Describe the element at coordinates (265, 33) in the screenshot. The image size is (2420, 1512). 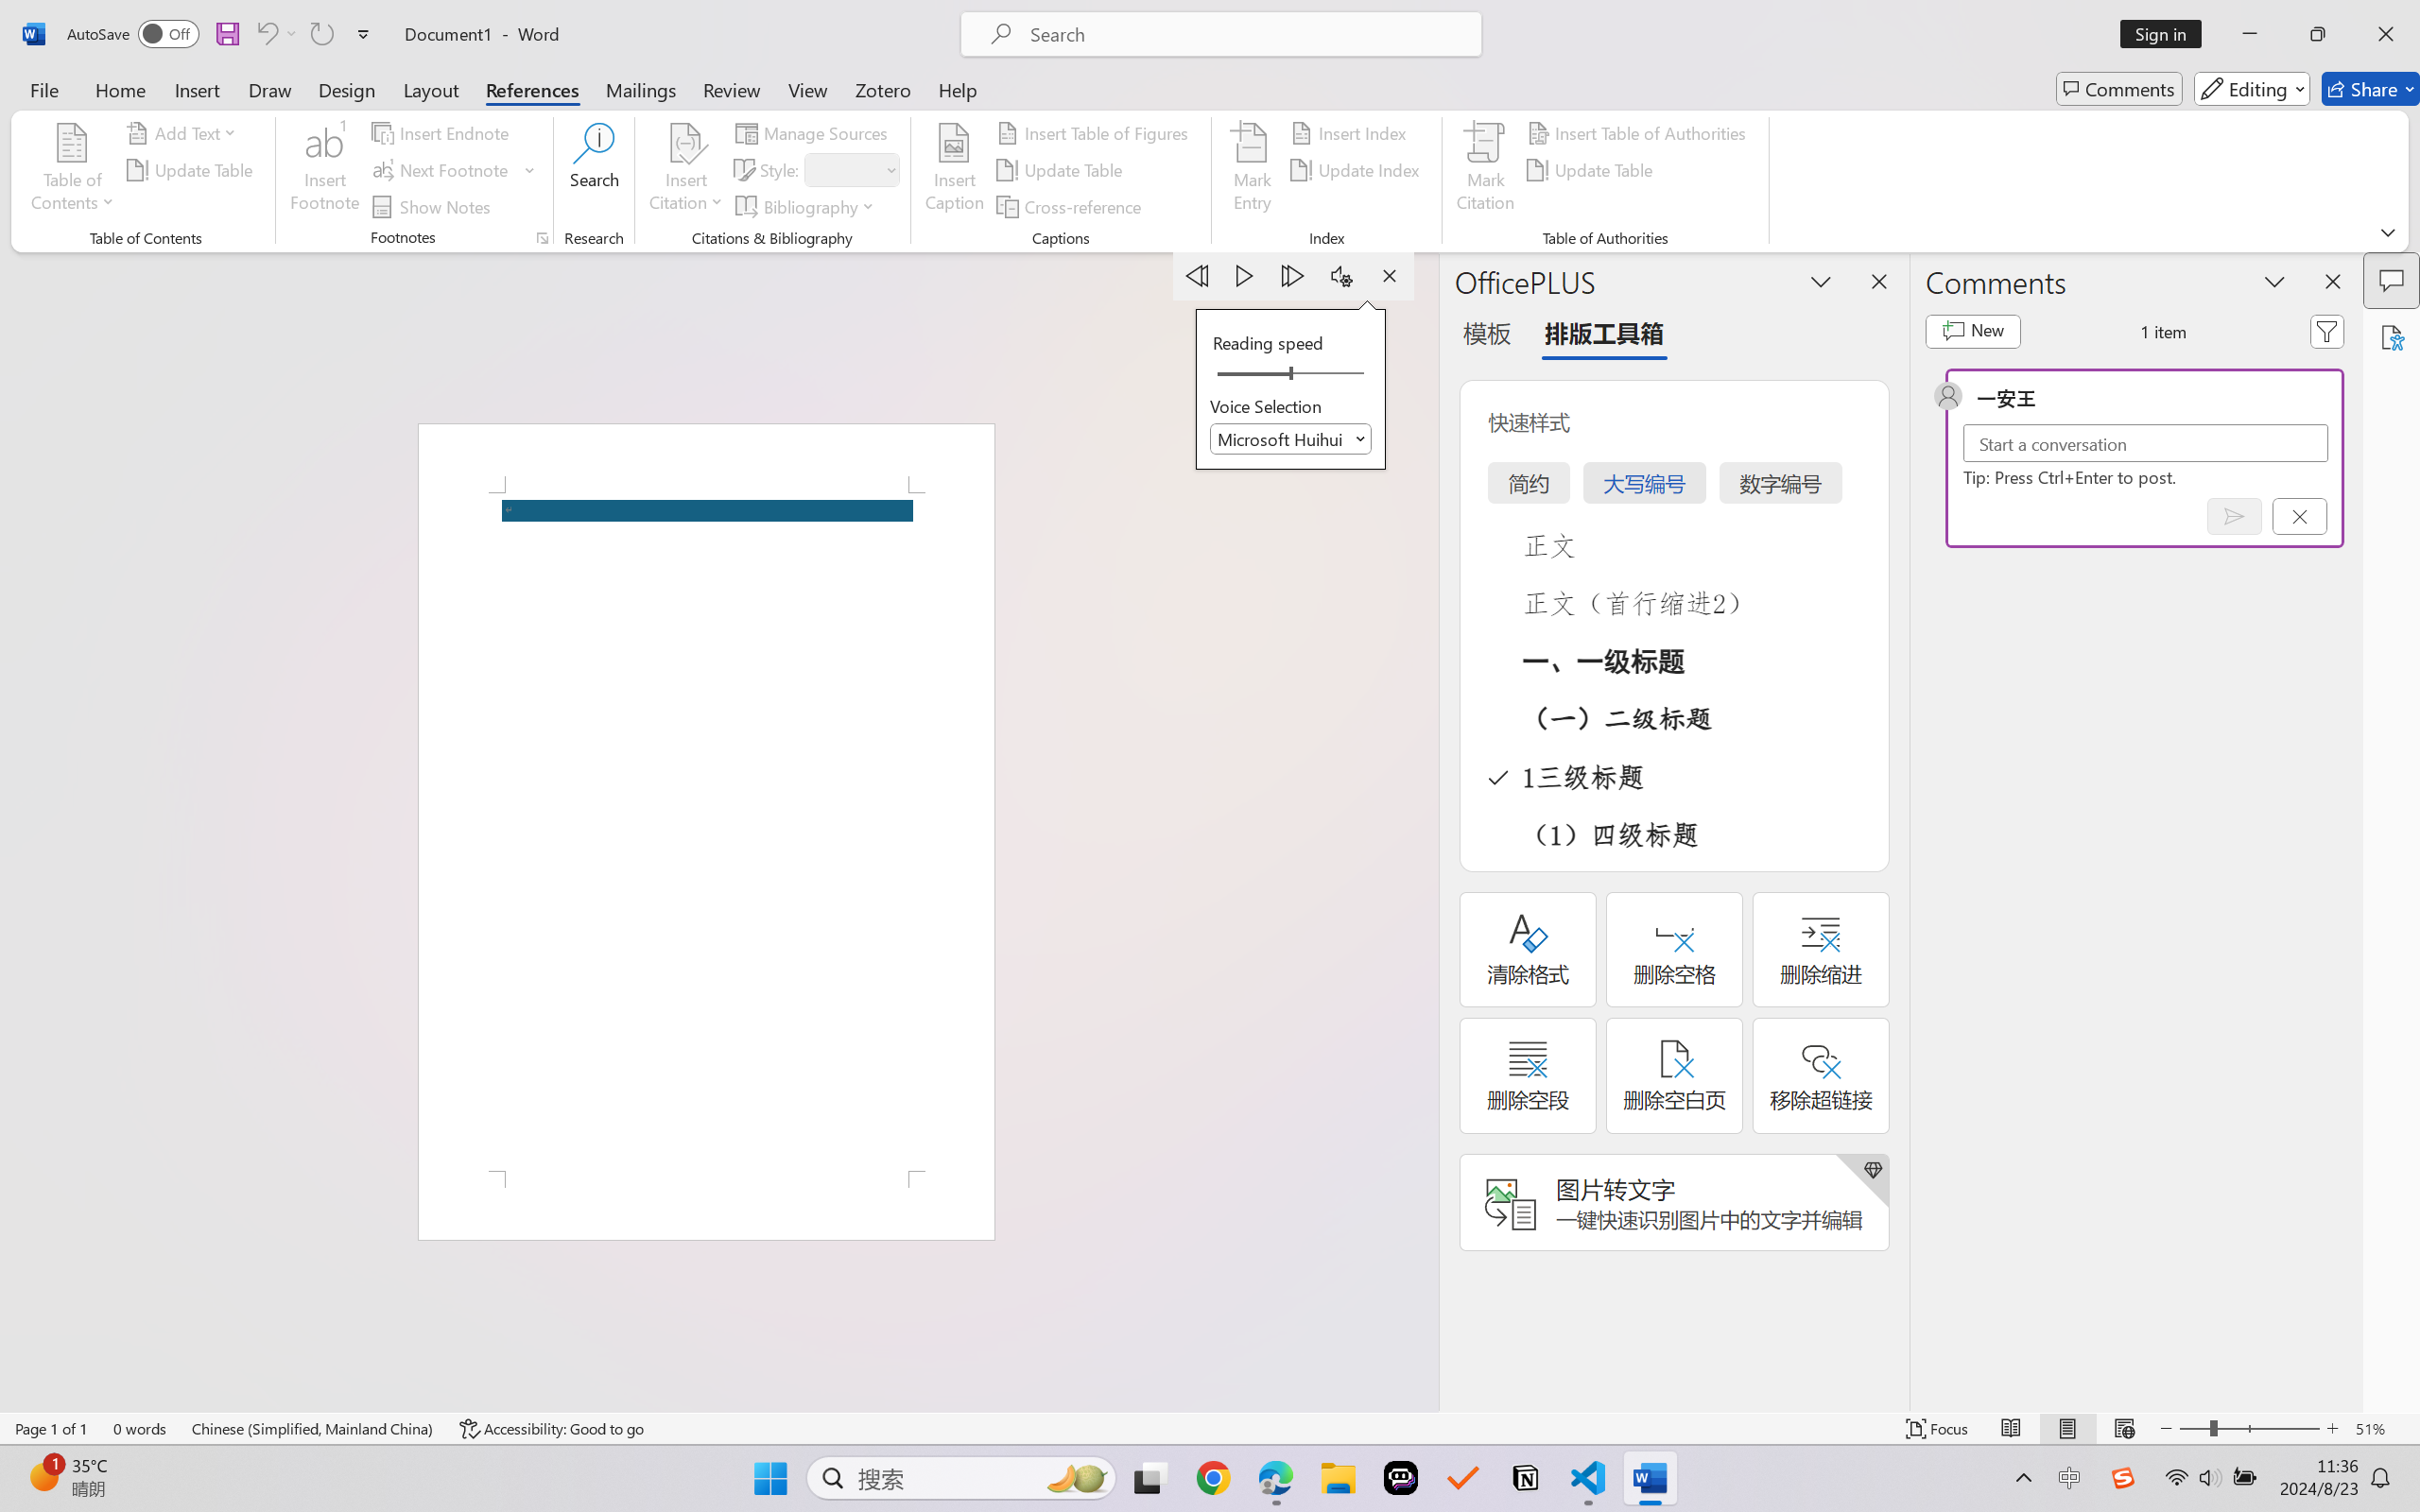
I see `'Undo Apply Quick Style Set'` at that location.